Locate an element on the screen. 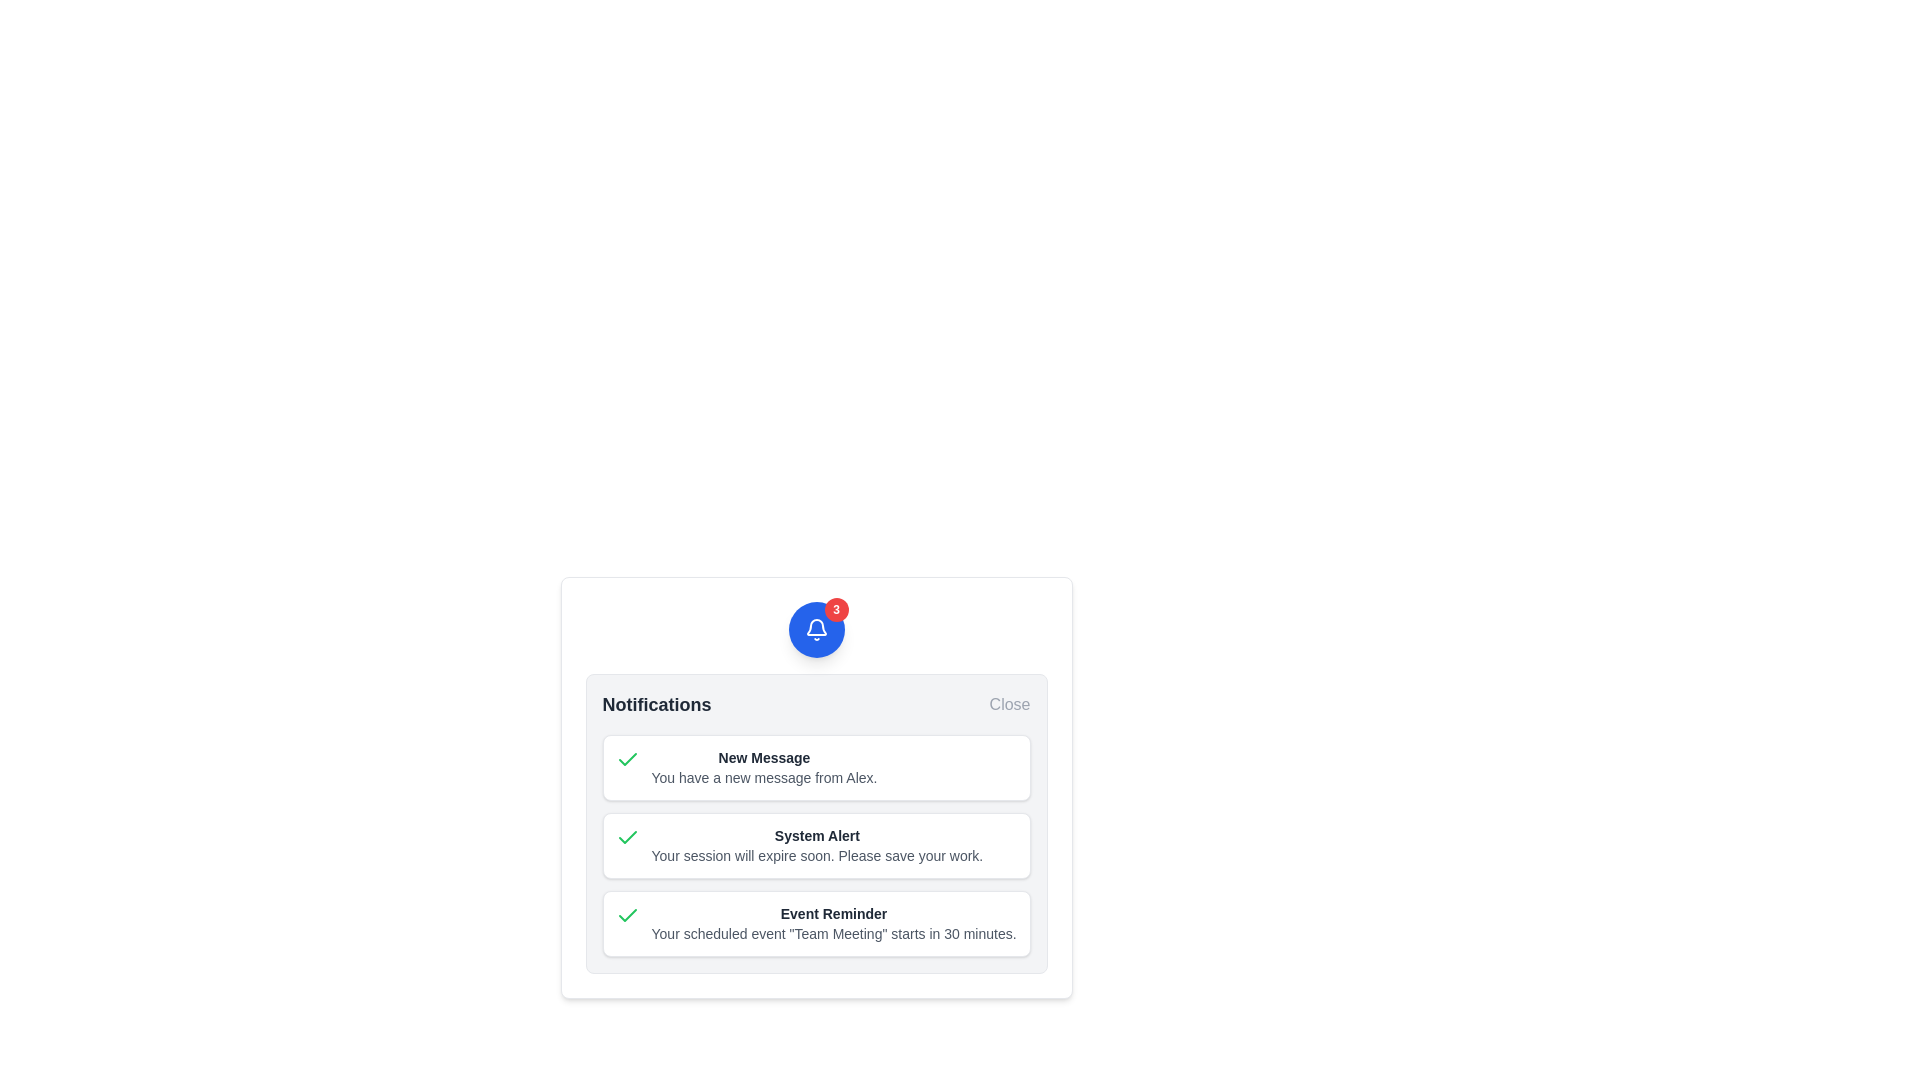 Image resolution: width=1920 pixels, height=1080 pixels. notification text from the 'Event Reminder' card, which contains the message 'Your scheduled event "Team Meeting" starts in 30 minutes.' is located at coordinates (816, 924).